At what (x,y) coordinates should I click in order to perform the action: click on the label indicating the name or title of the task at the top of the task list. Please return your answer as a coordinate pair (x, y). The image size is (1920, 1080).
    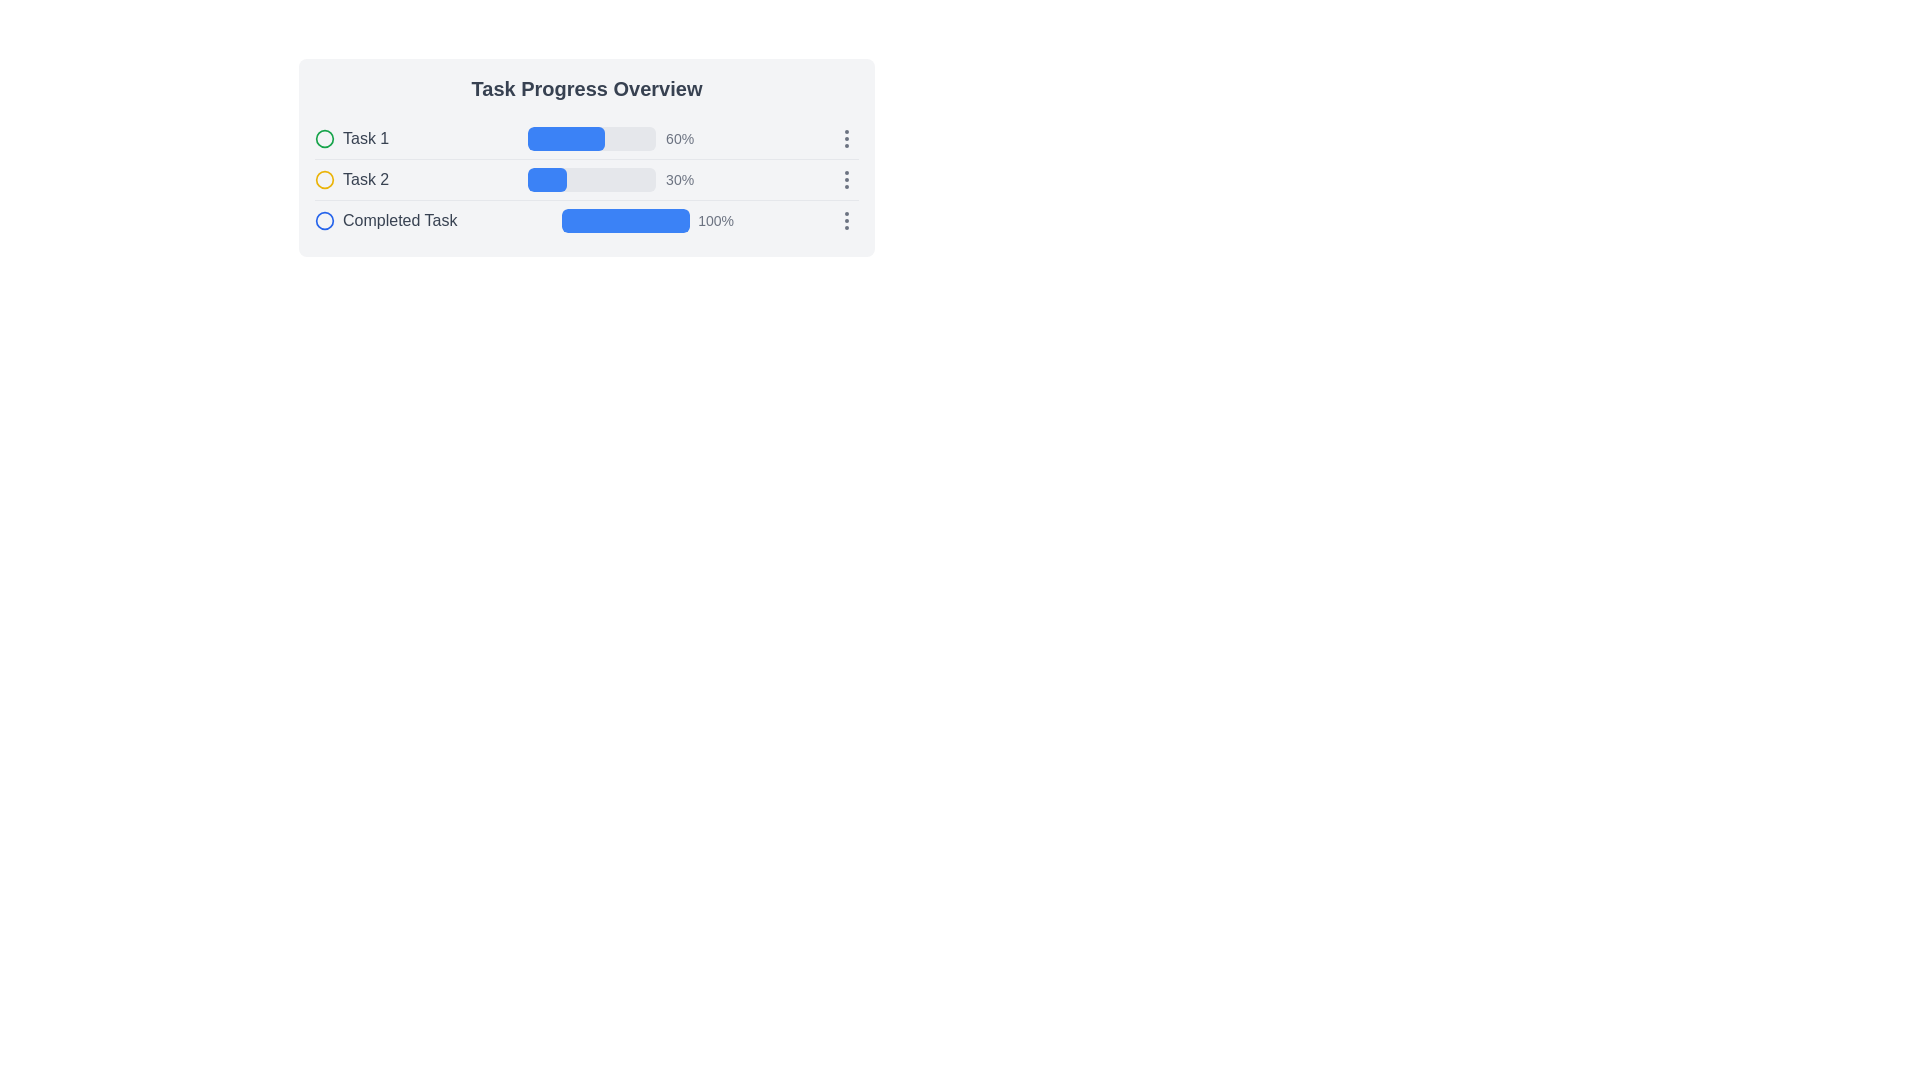
    Looking at the image, I should click on (351, 137).